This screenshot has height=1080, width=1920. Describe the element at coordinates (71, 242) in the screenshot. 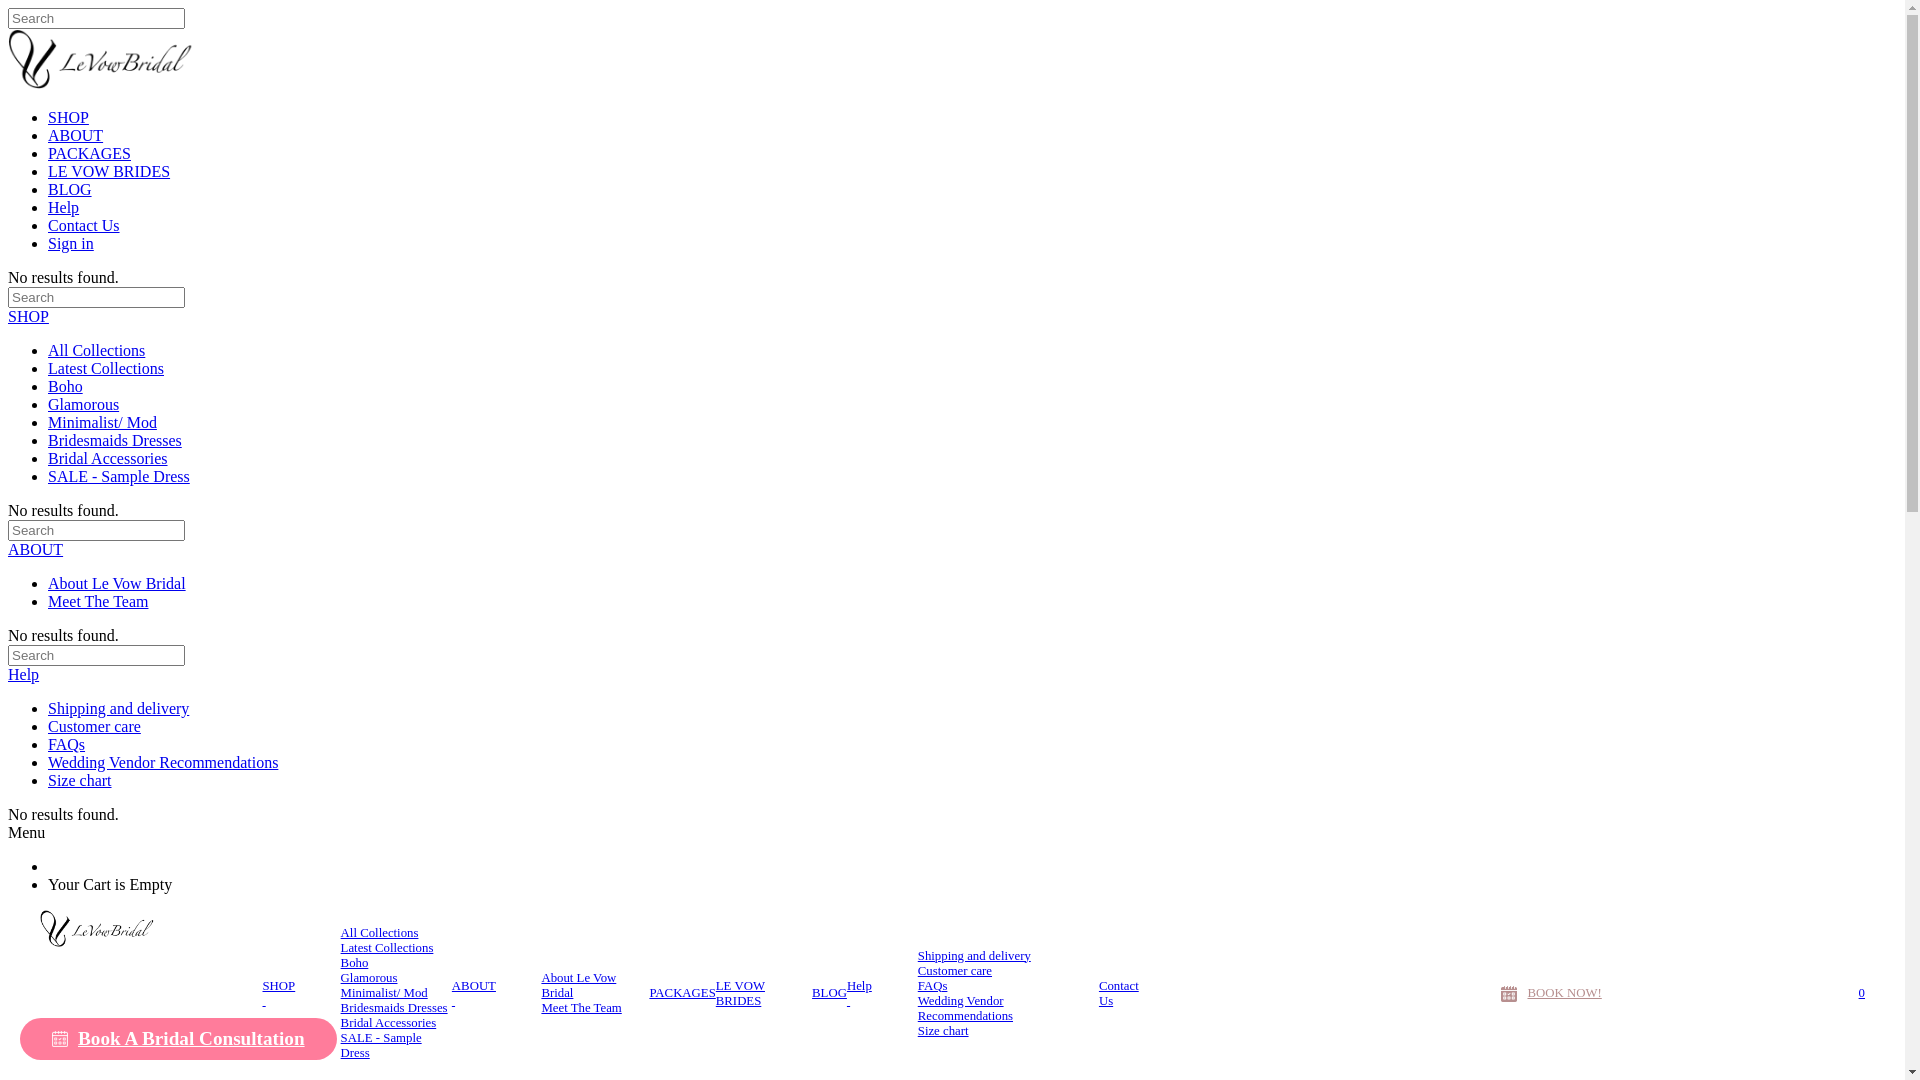

I see `'Sign in'` at that location.